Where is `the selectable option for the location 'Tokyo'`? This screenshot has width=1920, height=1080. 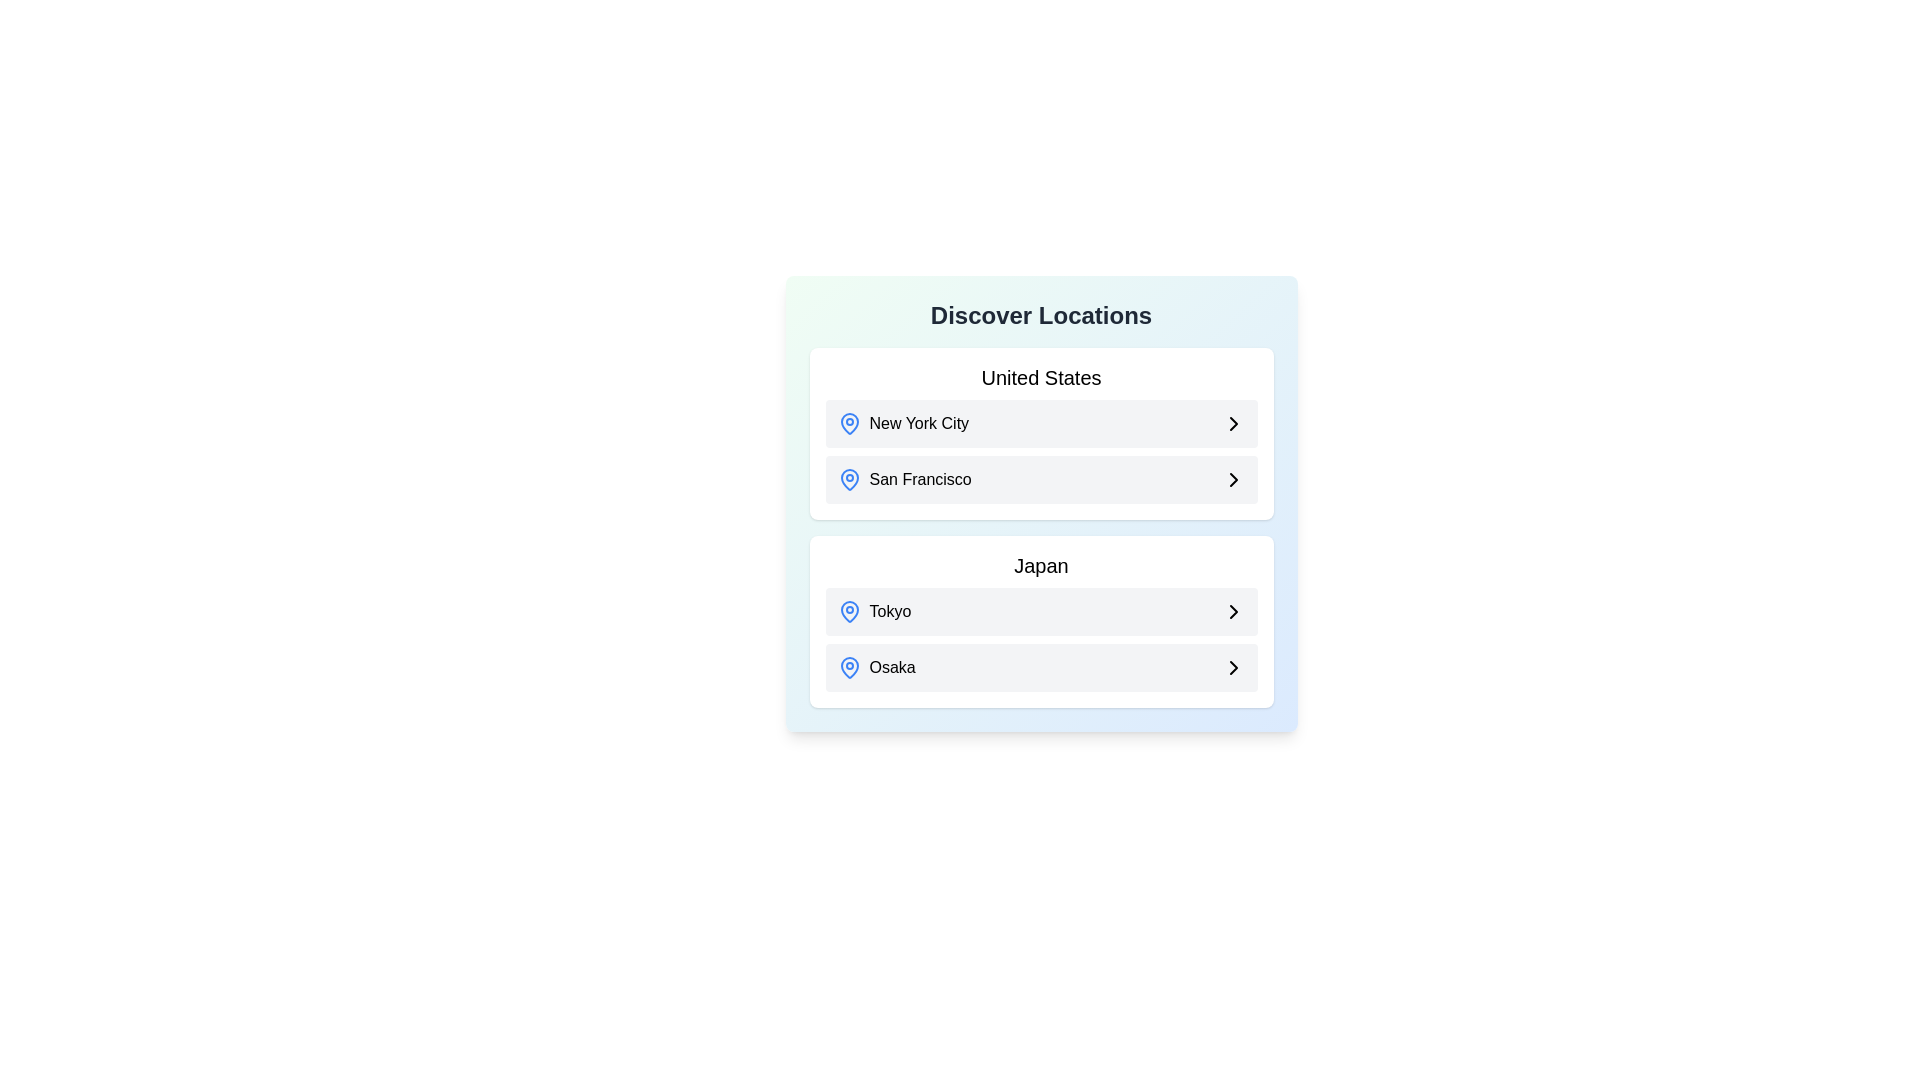
the selectable option for the location 'Tokyo' is located at coordinates (1040, 611).